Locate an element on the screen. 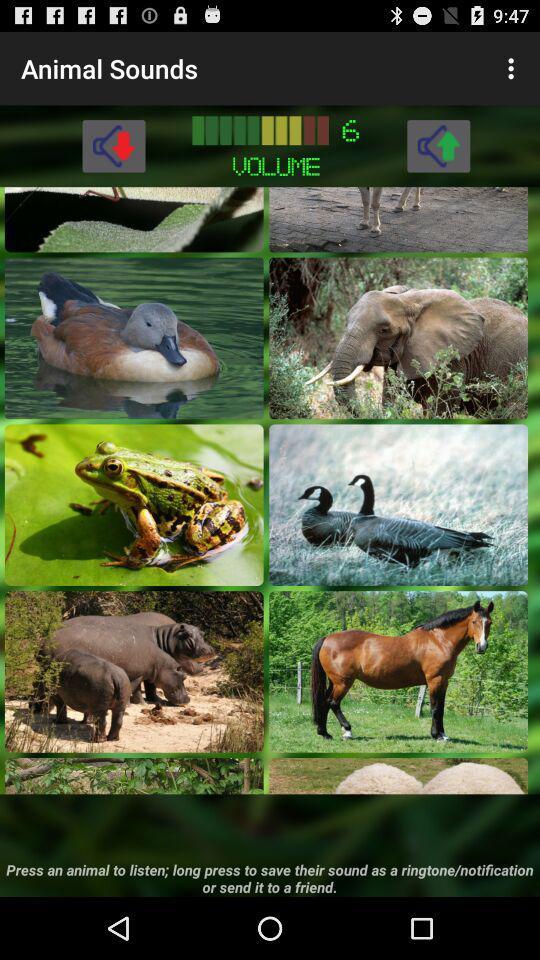  the app above press an animal is located at coordinates (134, 775).